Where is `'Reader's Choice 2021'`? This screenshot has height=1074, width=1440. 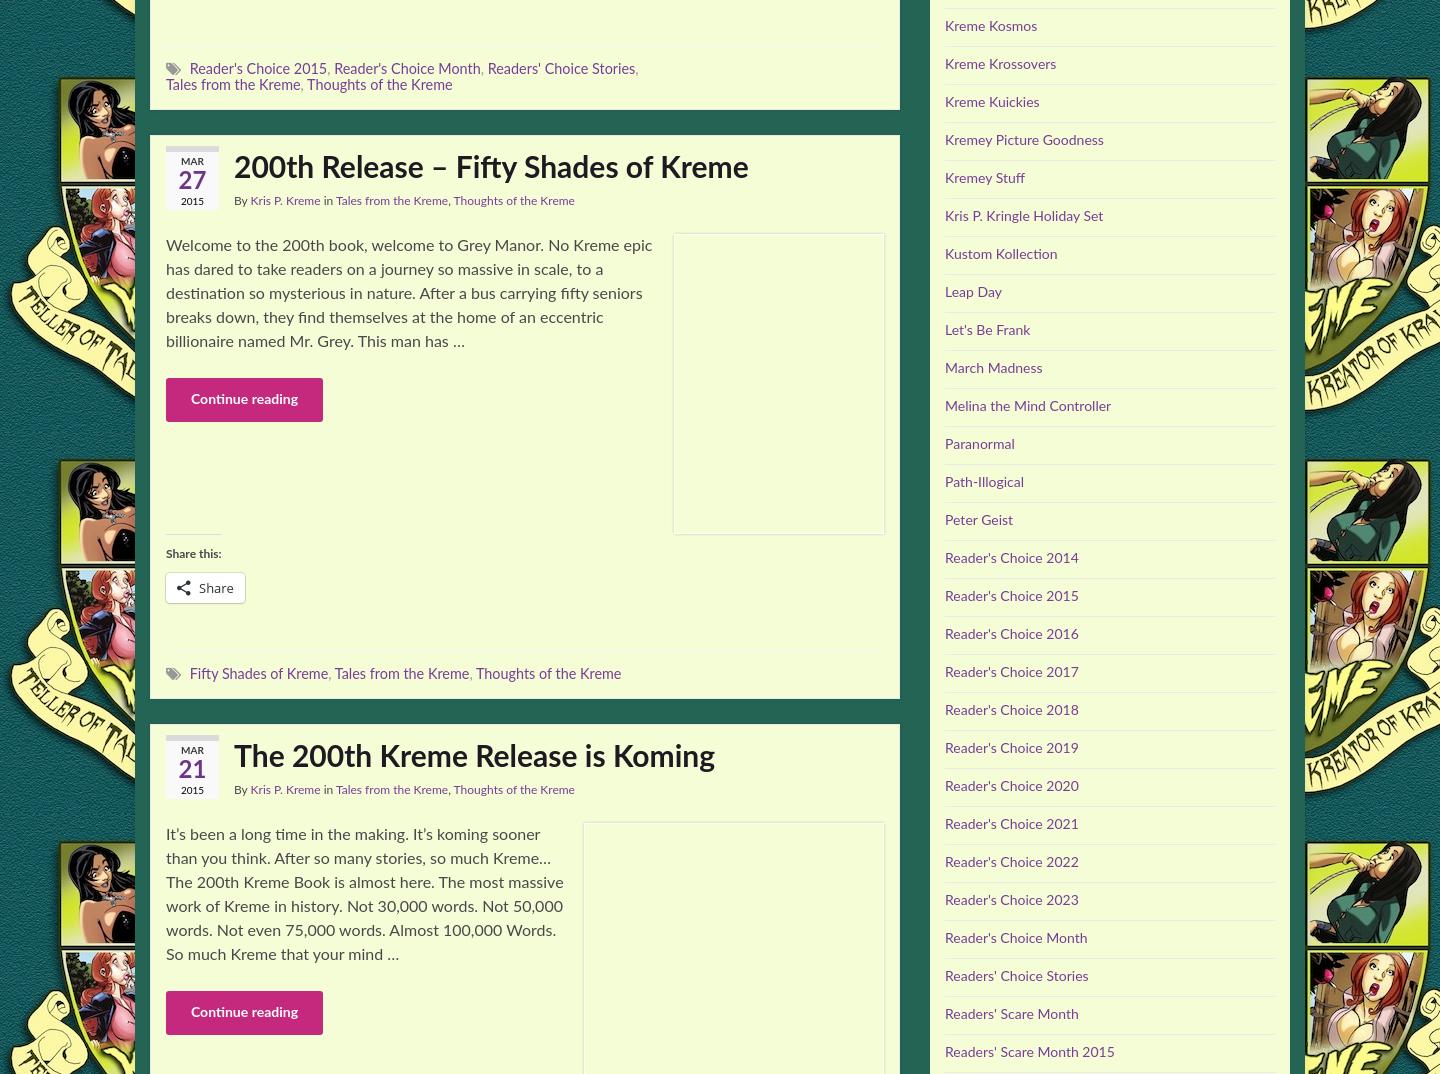
'Reader's Choice 2021' is located at coordinates (1010, 825).